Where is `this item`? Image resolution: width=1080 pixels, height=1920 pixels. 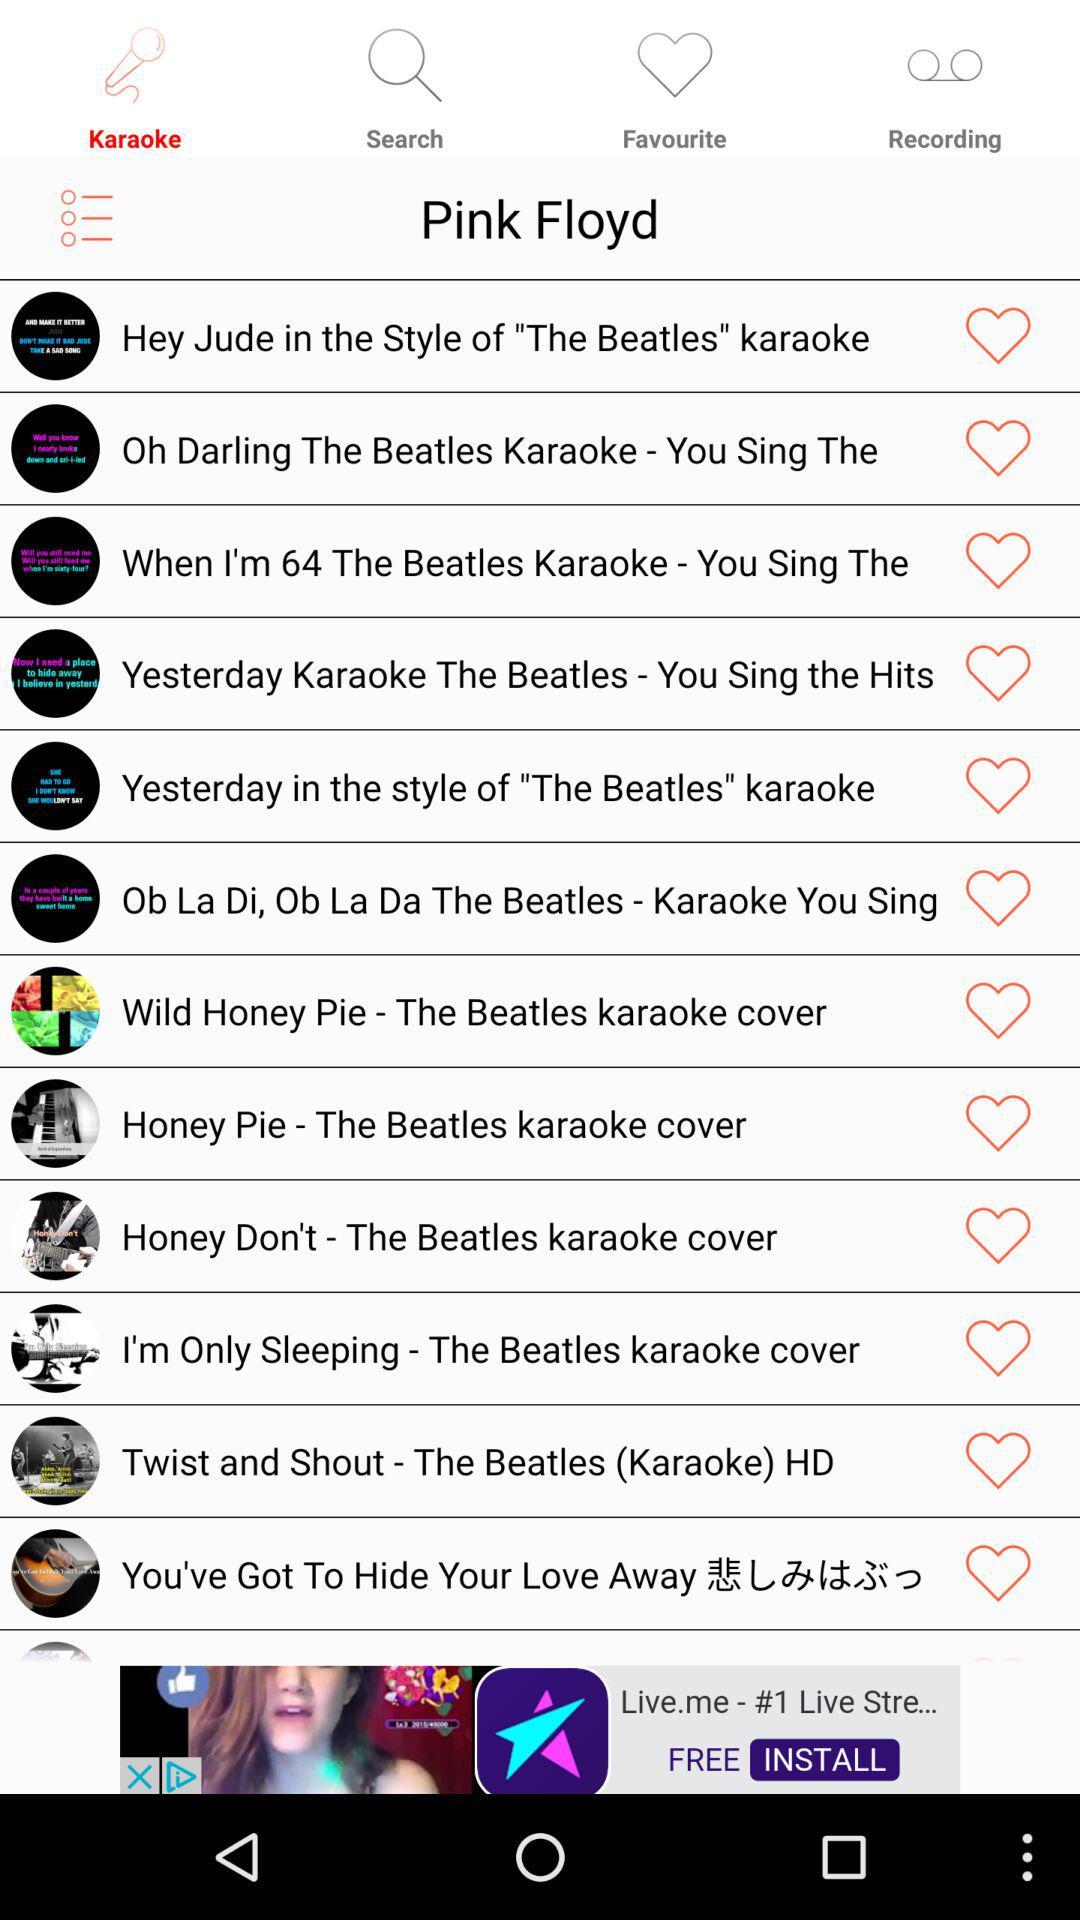
this item is located at coordinates (998, 1123).